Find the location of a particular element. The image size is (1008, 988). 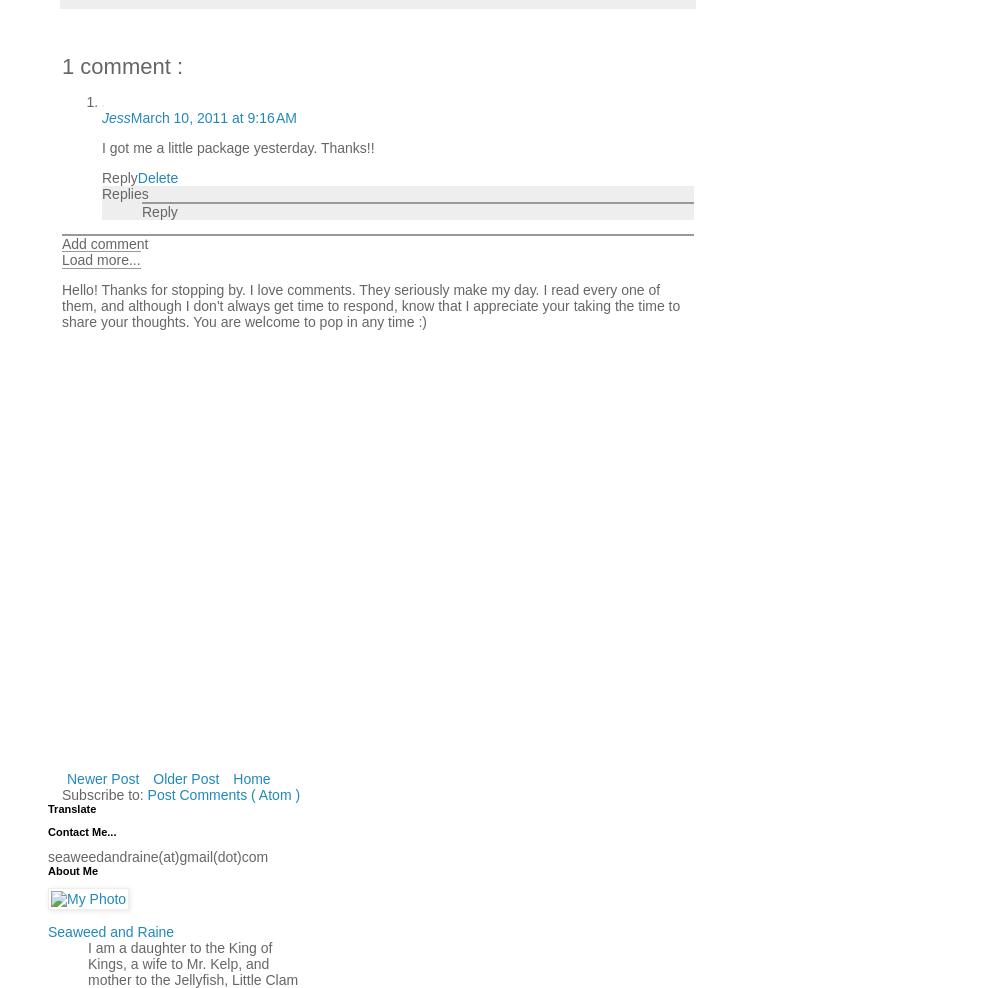

'Post Comments
                                    (
                                    Atom
                                    )' is located at coordinates (223, 792).